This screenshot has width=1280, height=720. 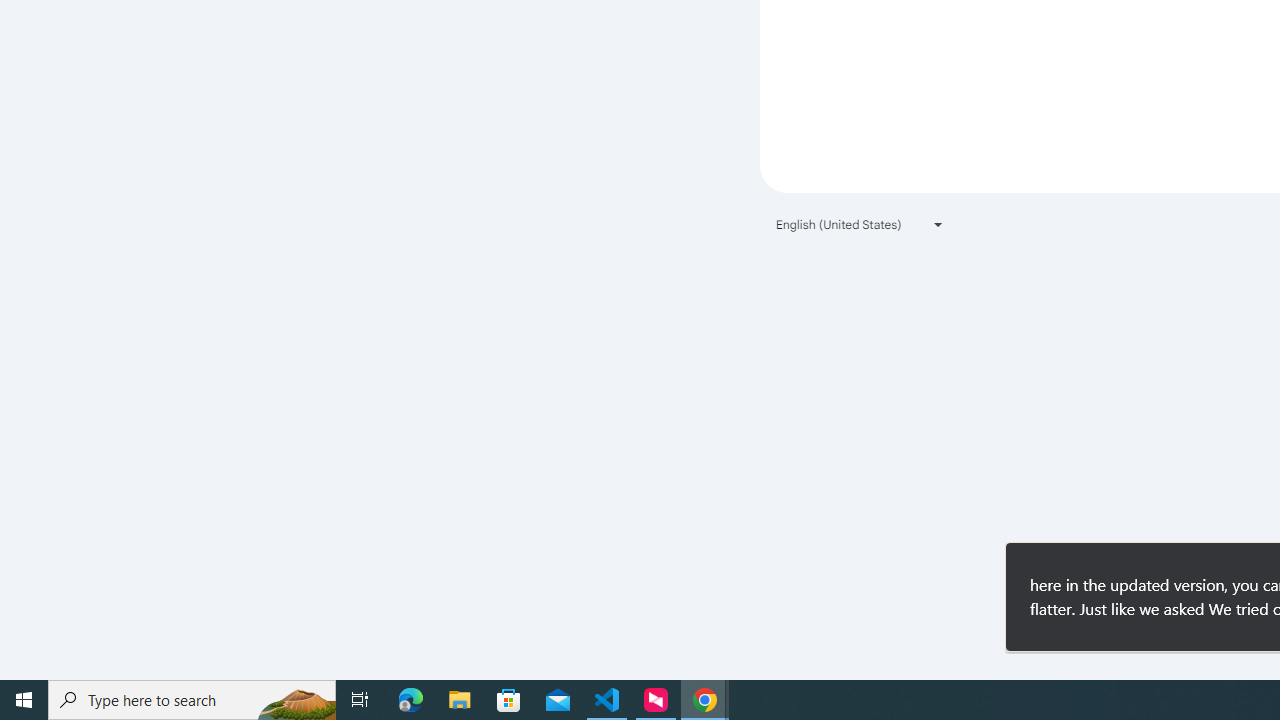 What do you see at coordinates (860, 224) in the screenshot?
I see `'English (United States)'` at bounding box center [860, 224].